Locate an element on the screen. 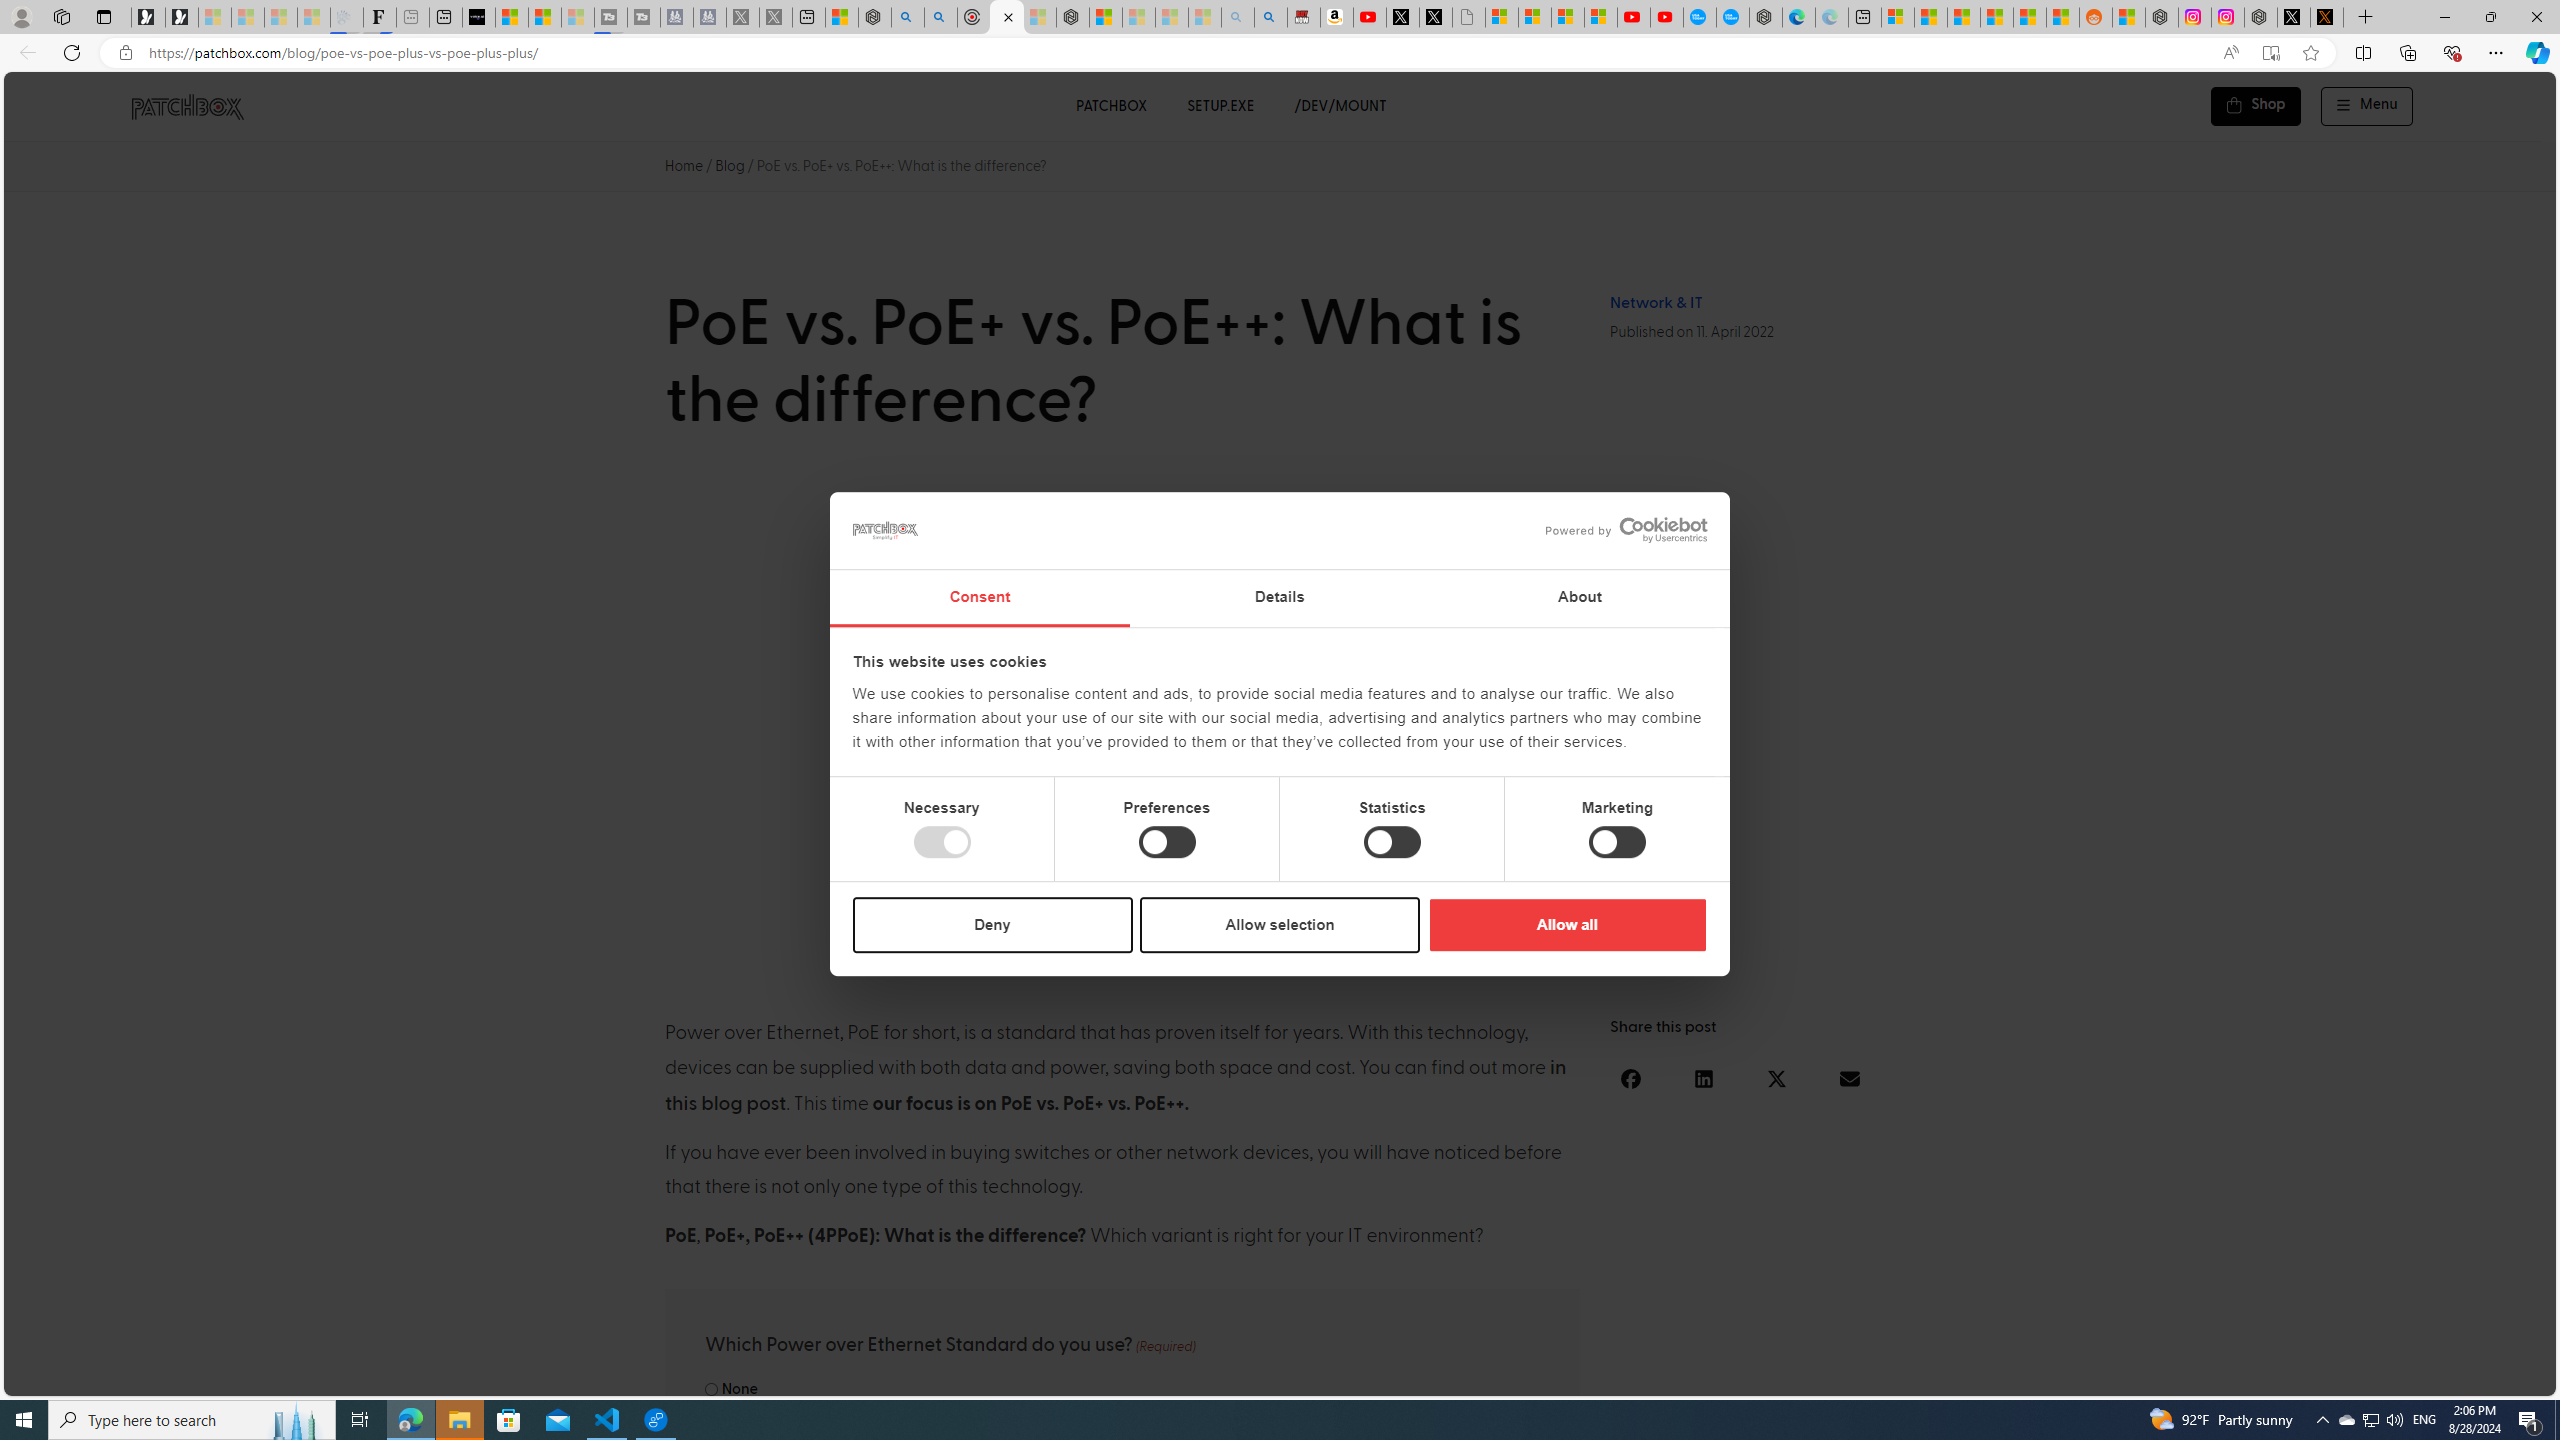 The width and height of the screenshot is (2560, 1440). 'Deny' is located at coordinates (992, 923).